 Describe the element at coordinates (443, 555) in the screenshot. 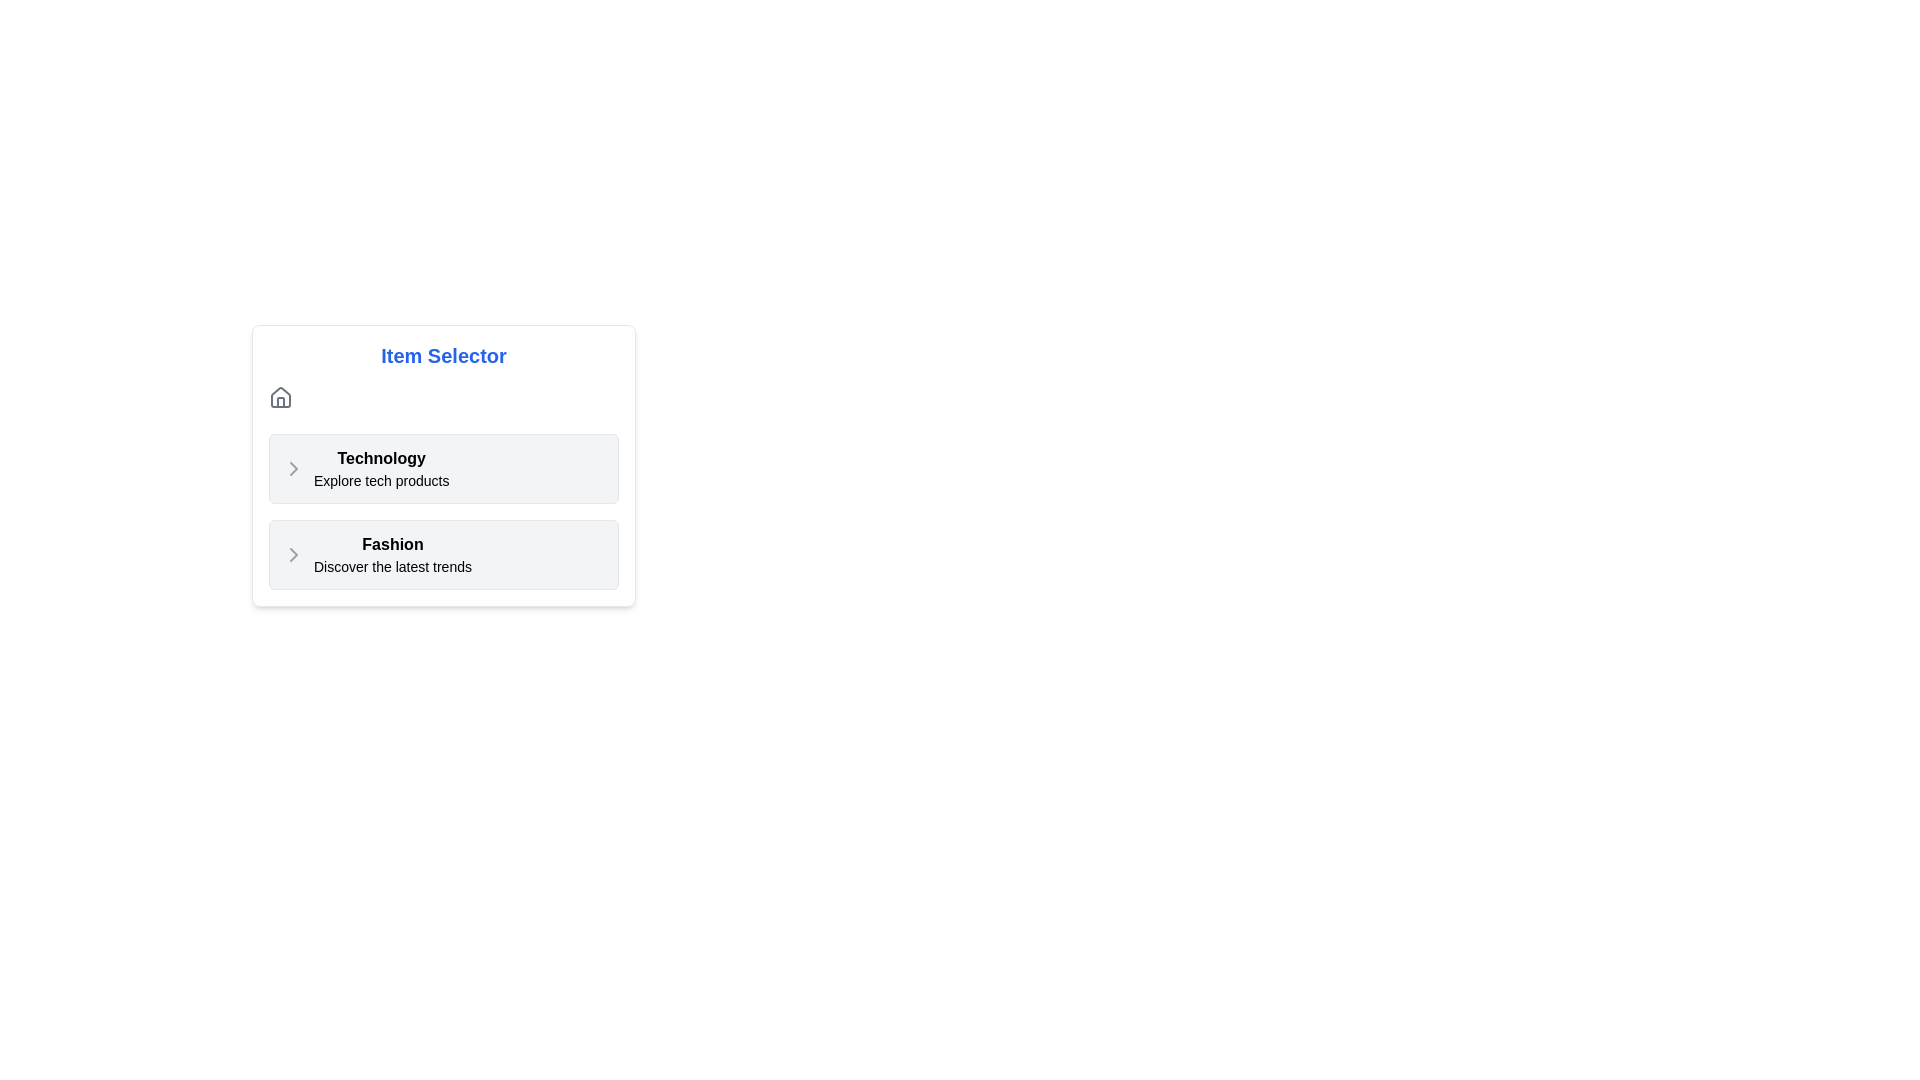

I see `the second selectable menu option in the 'Item Selector' list to observe its interactivity or focus behaviors` at that location.